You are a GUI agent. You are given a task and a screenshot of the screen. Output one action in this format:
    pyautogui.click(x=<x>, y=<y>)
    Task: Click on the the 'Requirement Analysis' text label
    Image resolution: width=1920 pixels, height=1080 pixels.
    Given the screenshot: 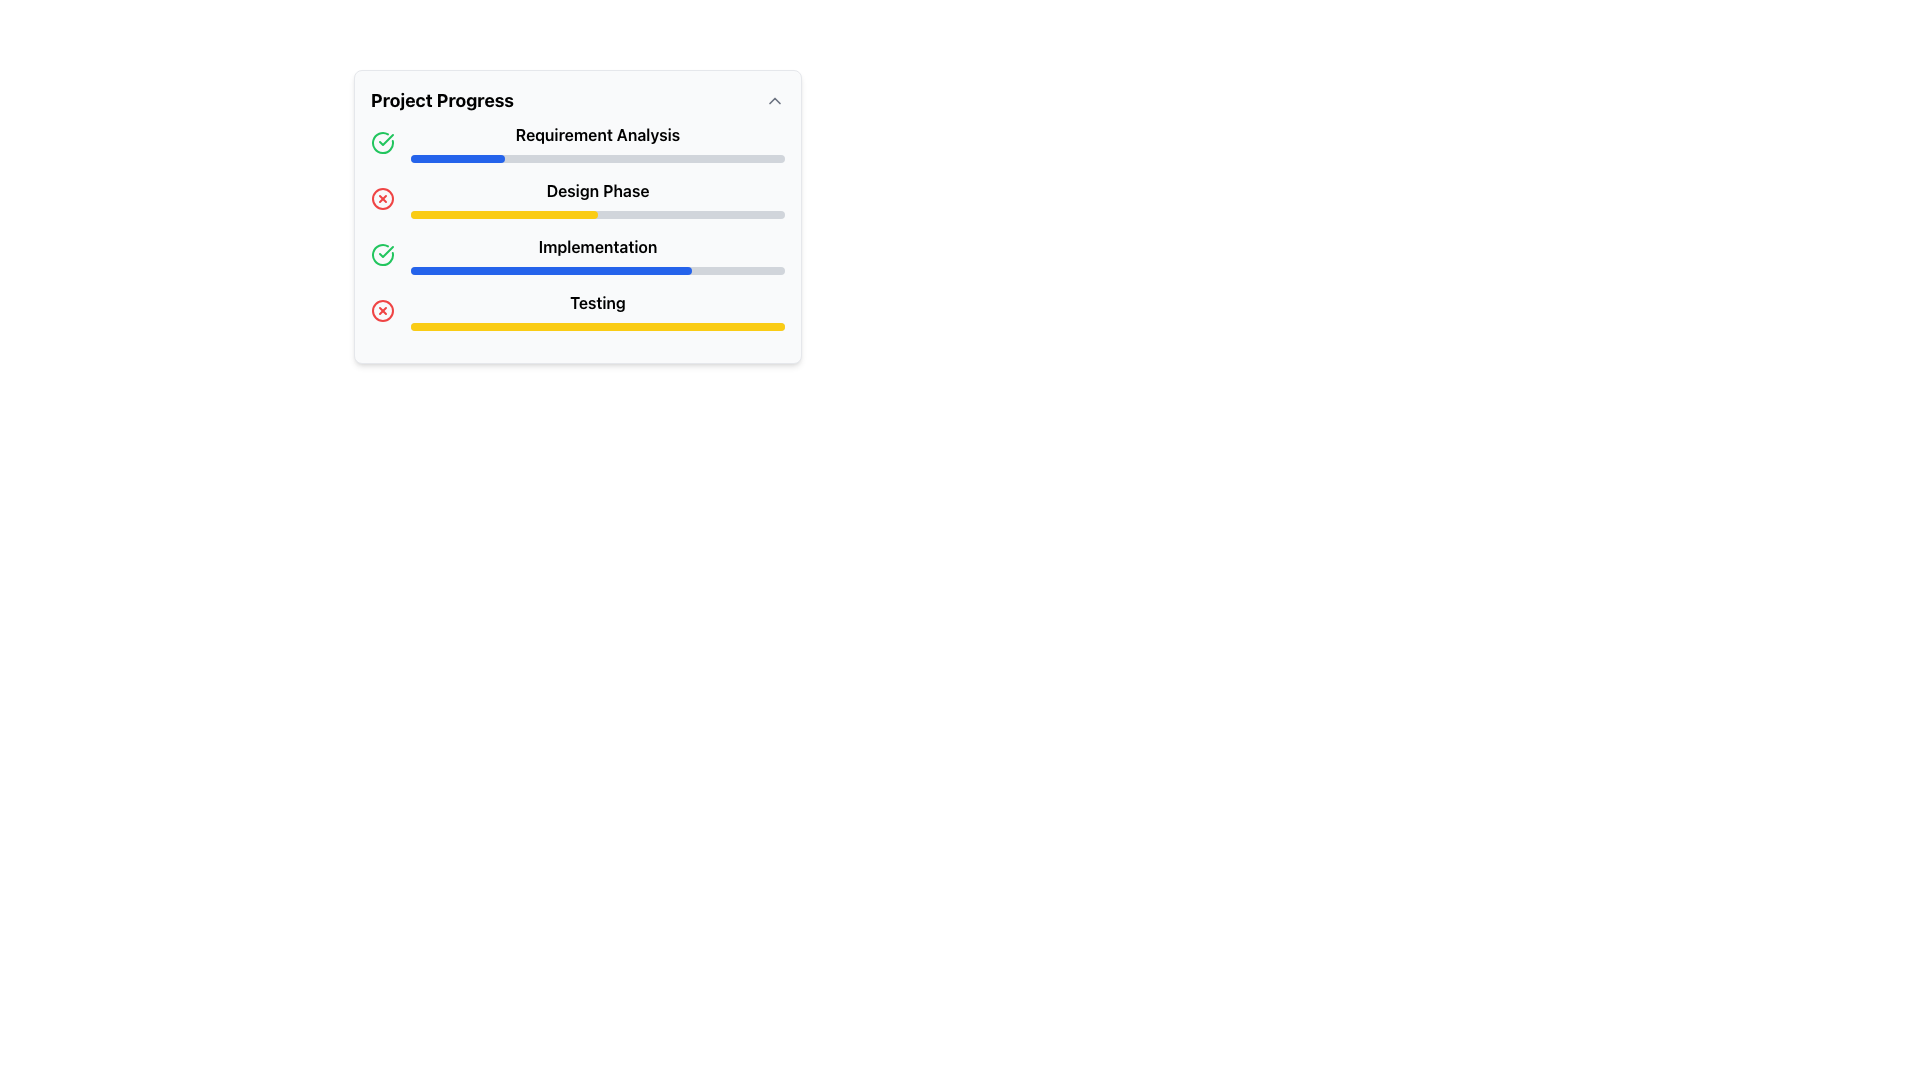 What is the action you would take?
    pyautogui.click(x=576, y=141)
    